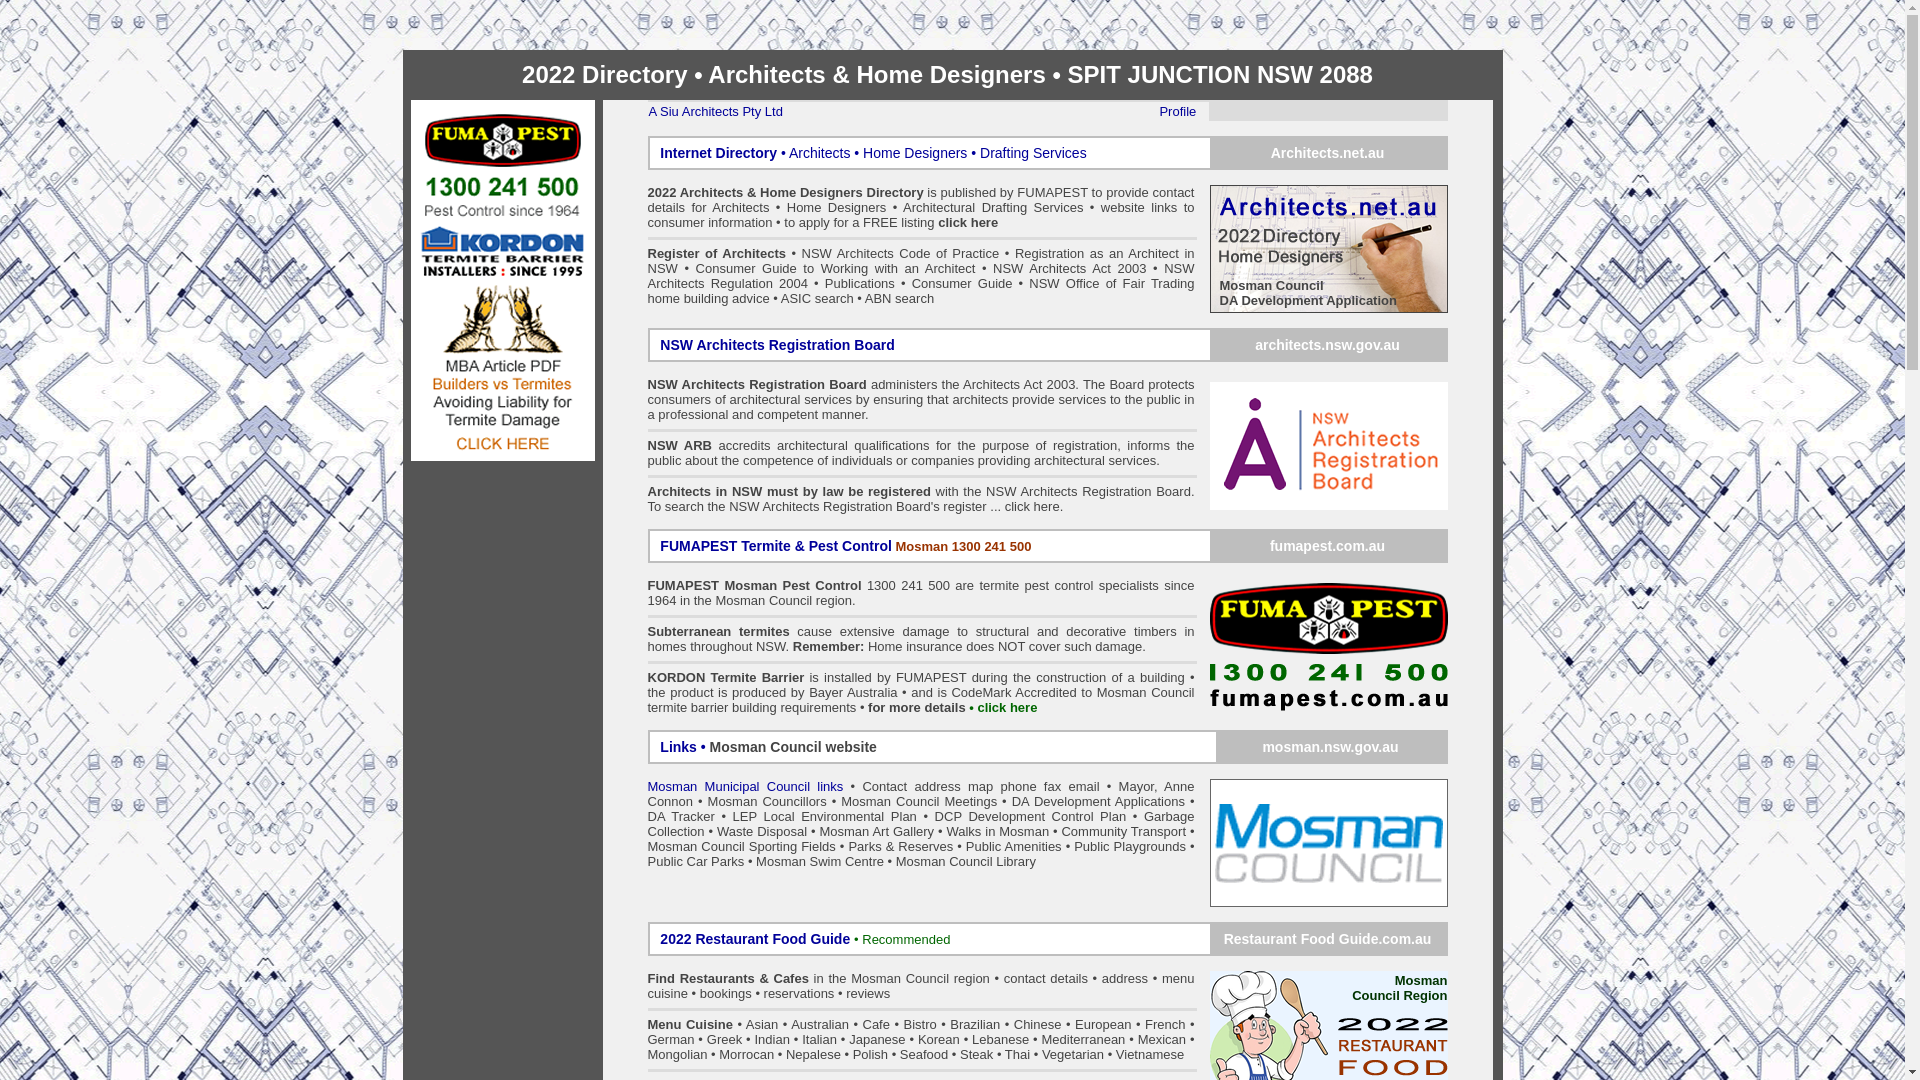 The height and width of the screenshot is (1080, 1920). I want to click on 'Publications', so click(825, 283).